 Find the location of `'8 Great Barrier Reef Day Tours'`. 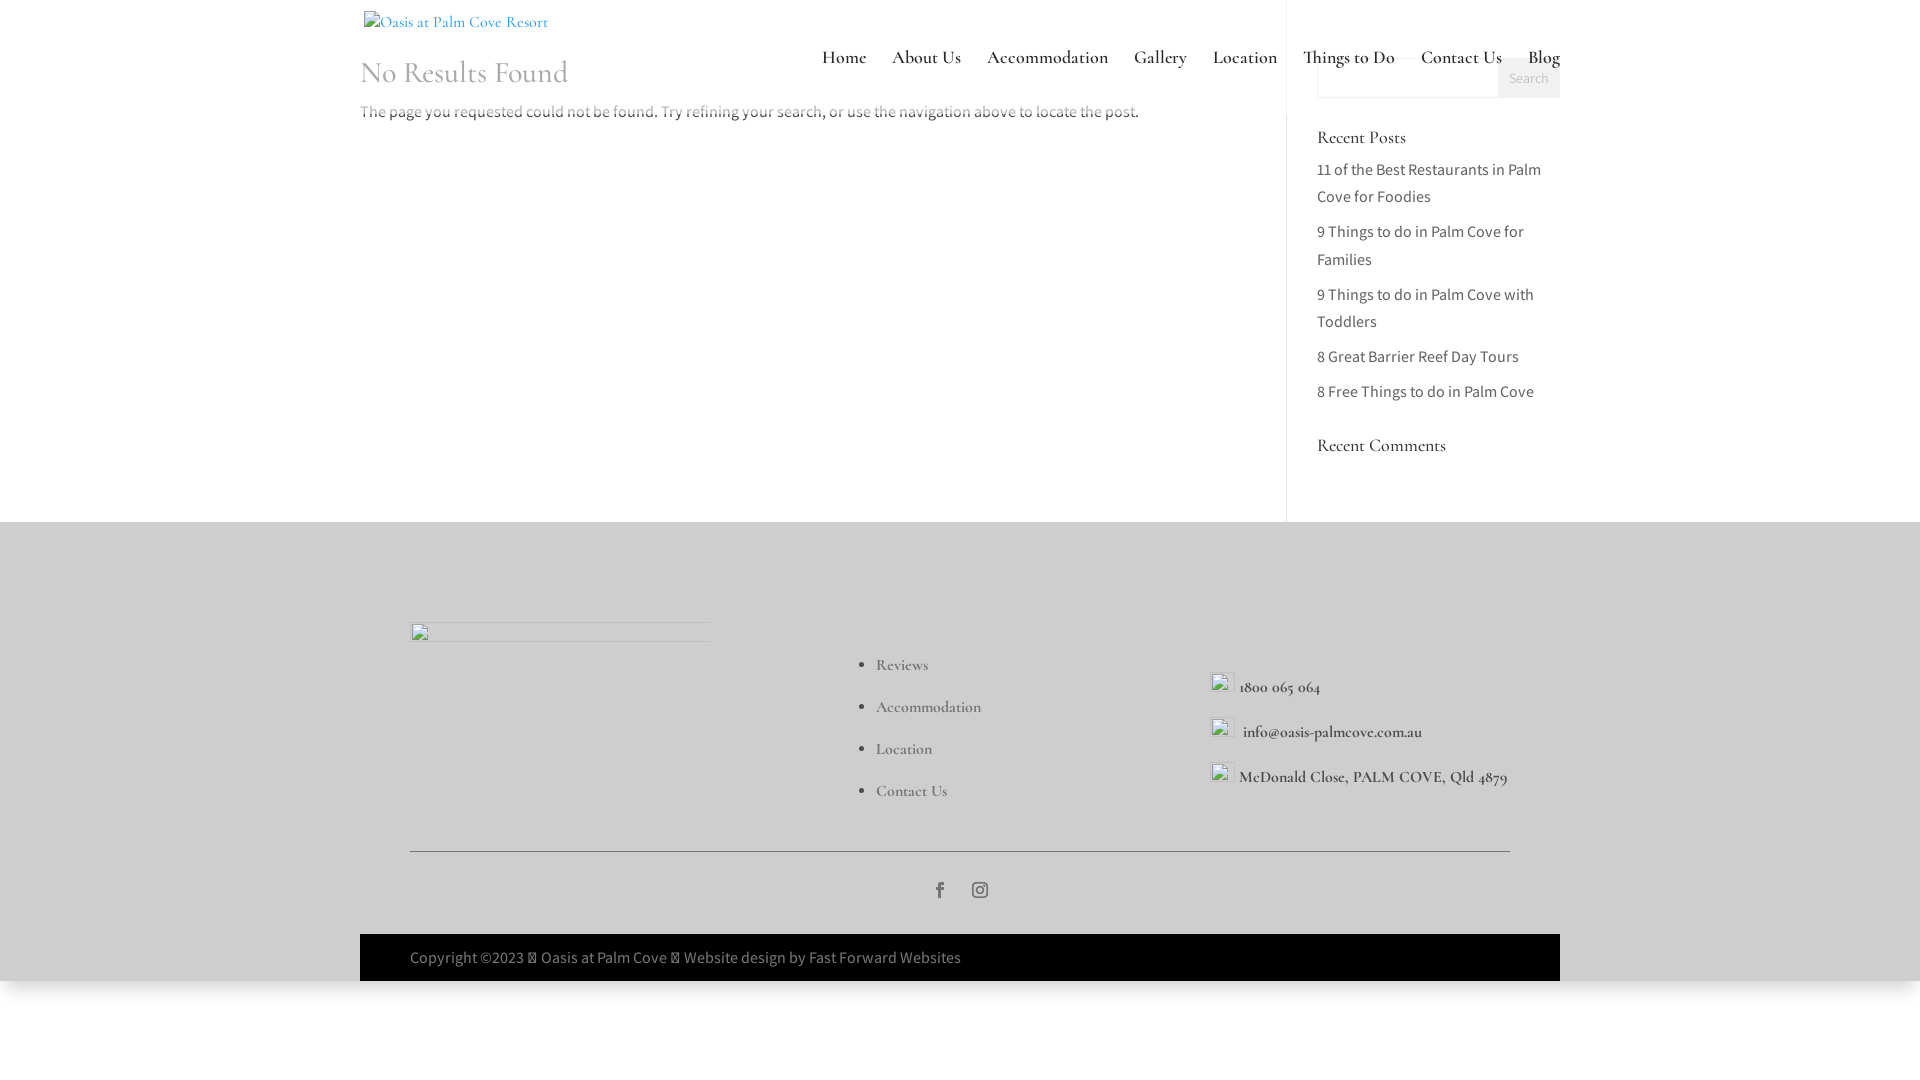

'8 Great Barrier Reef Day Tours' is located at coordinates (1416, 355).